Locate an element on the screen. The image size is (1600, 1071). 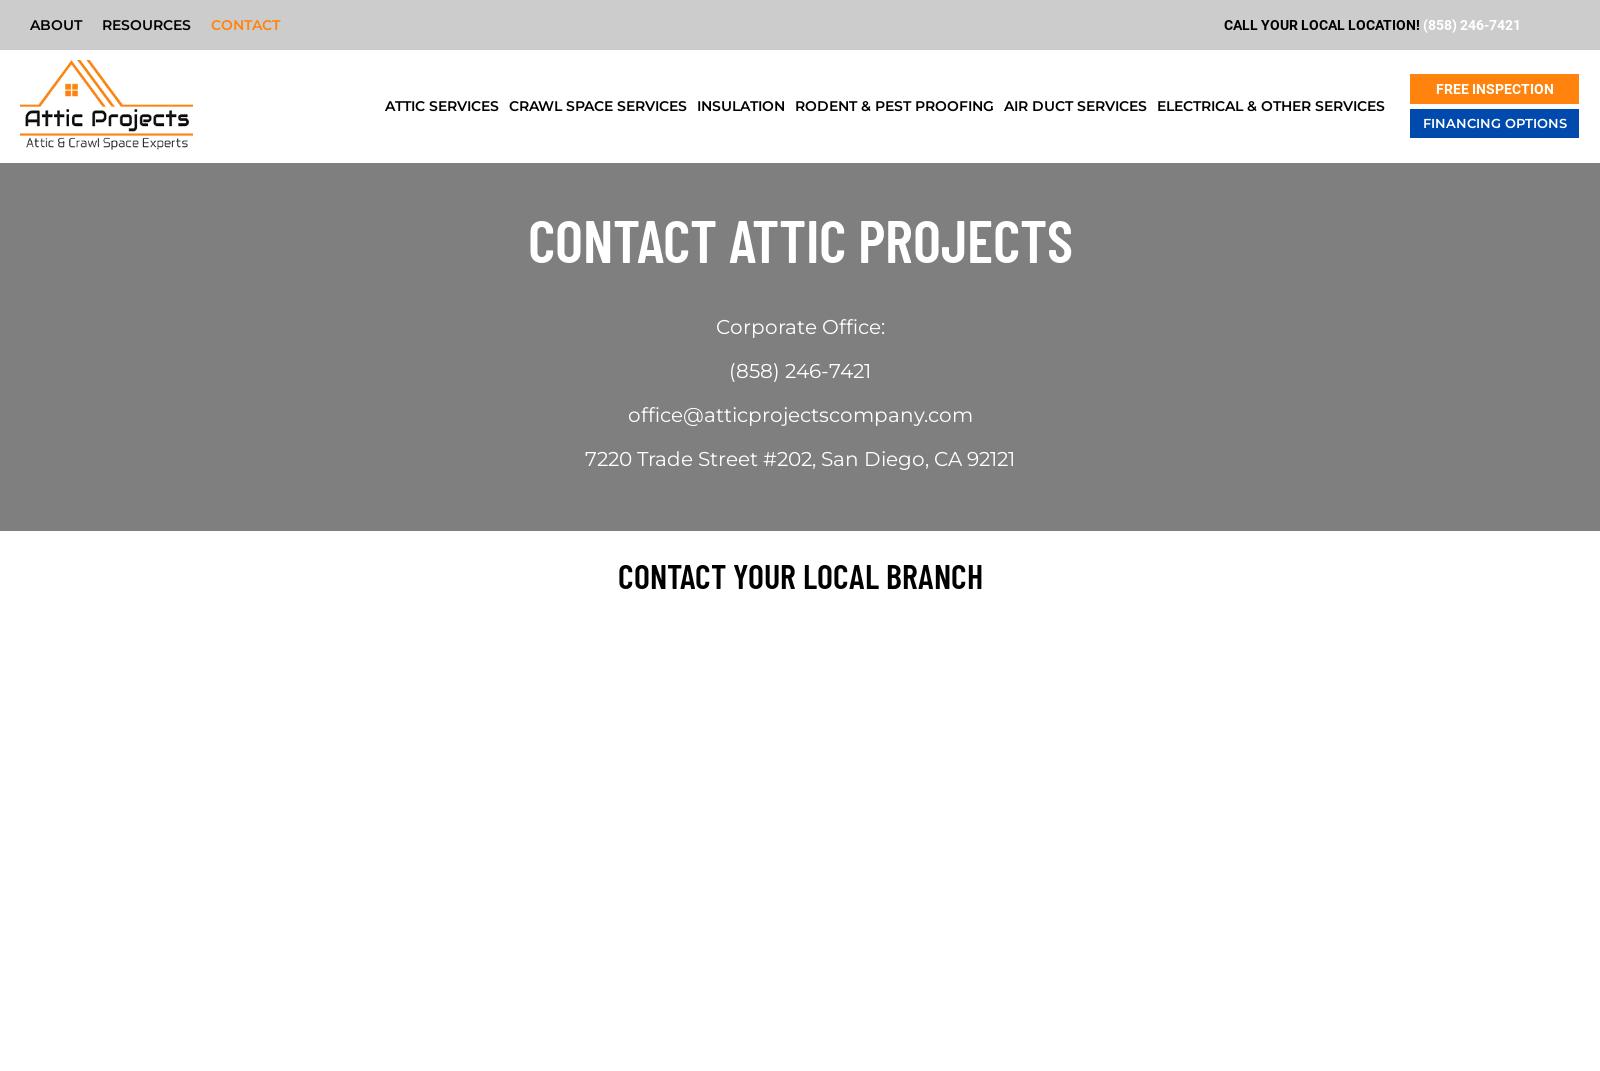
'Insulation' is located at coordinates (740, 106).